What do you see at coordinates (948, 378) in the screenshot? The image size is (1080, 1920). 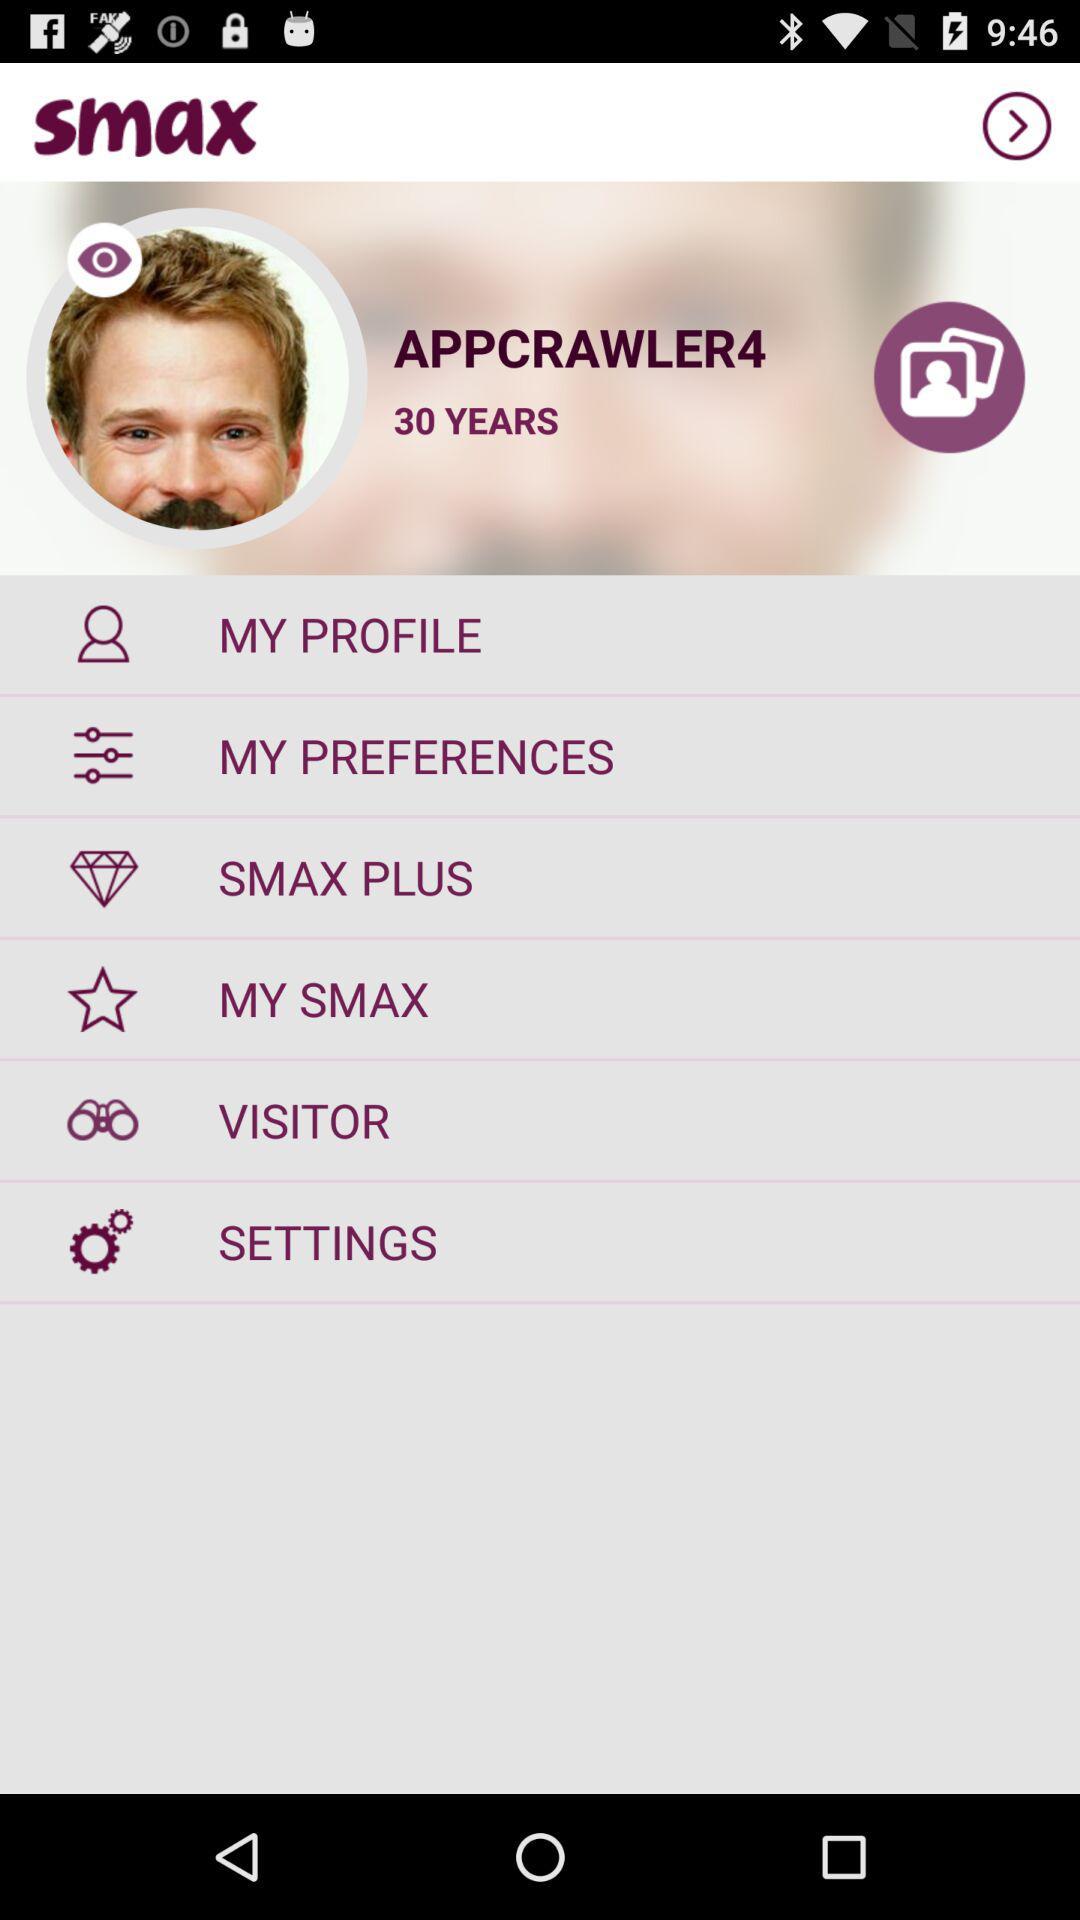 I see `contact field` at bounding box center [948, 378].